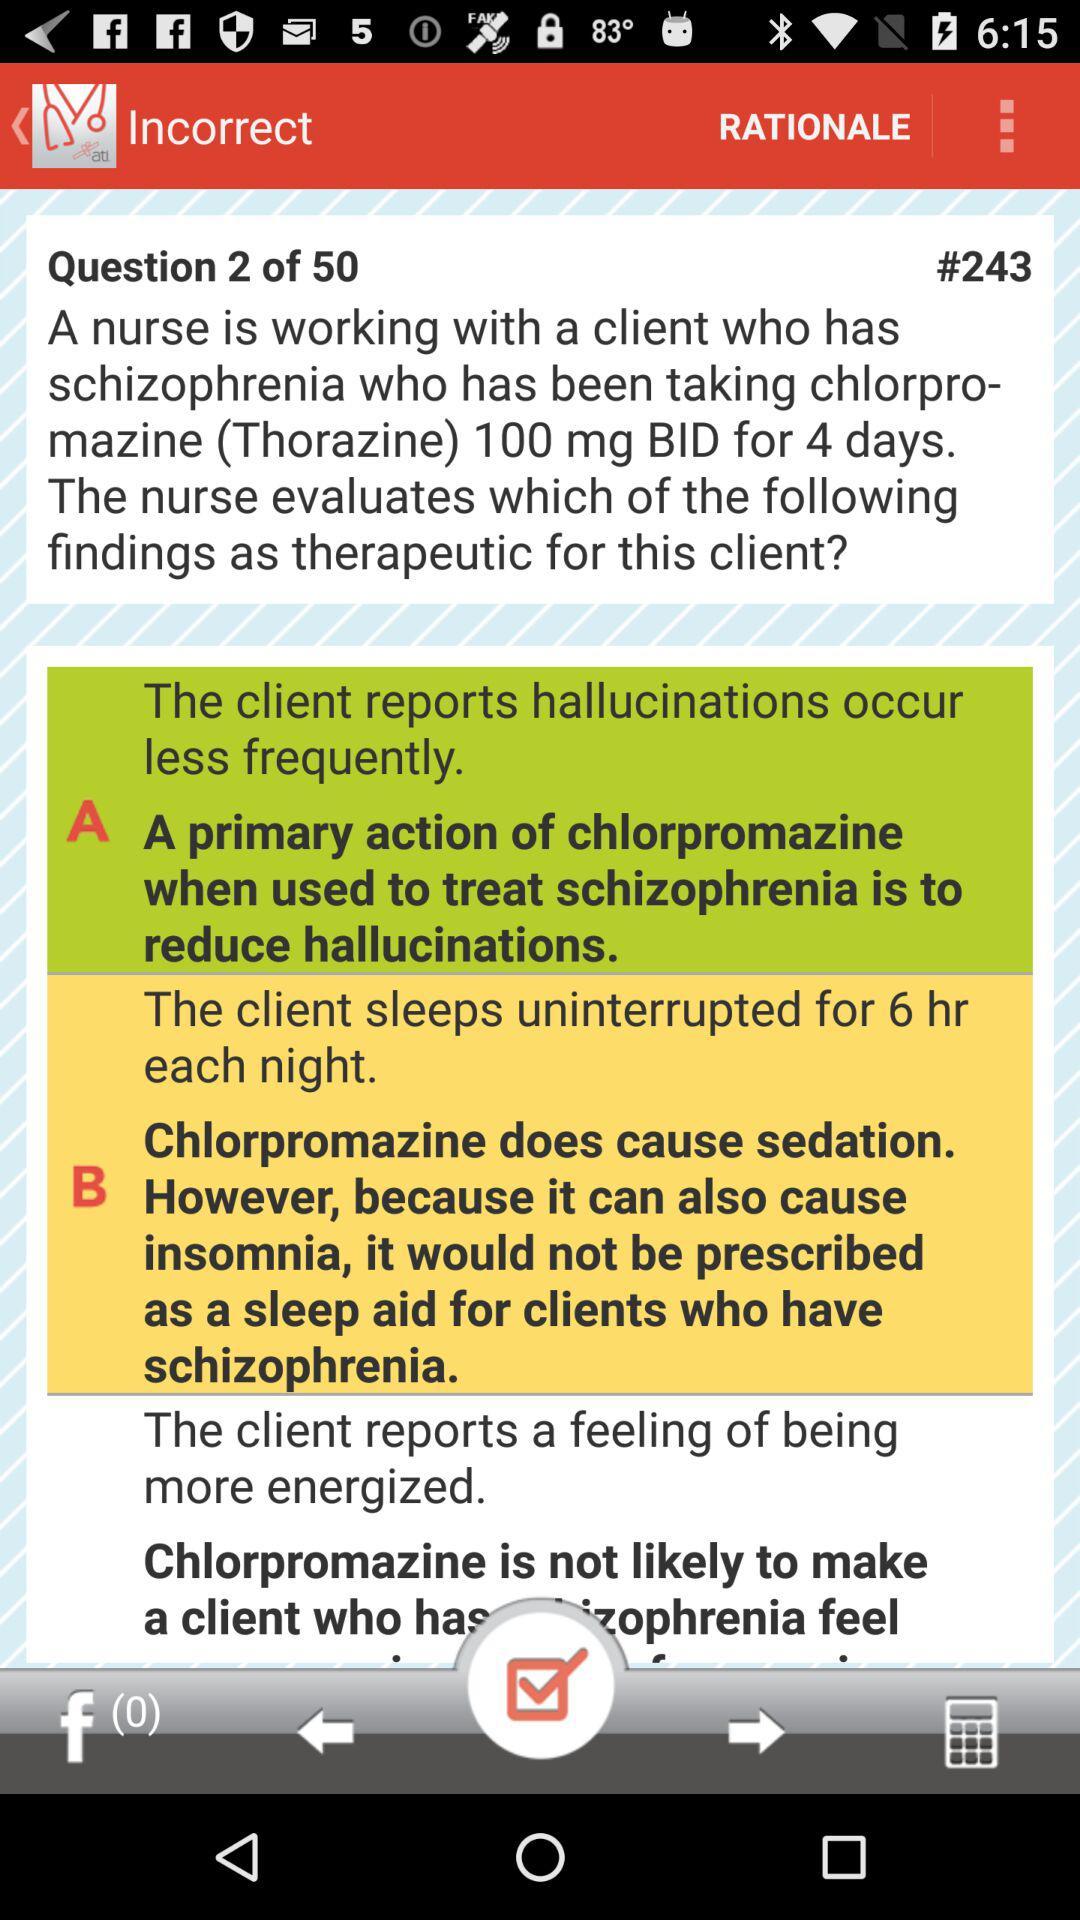 This screenshot has width=1080, height=1920. Describe the element at coordinates (814, 124) in the screenshot. I see `icon to the right of incorrect` at that location.